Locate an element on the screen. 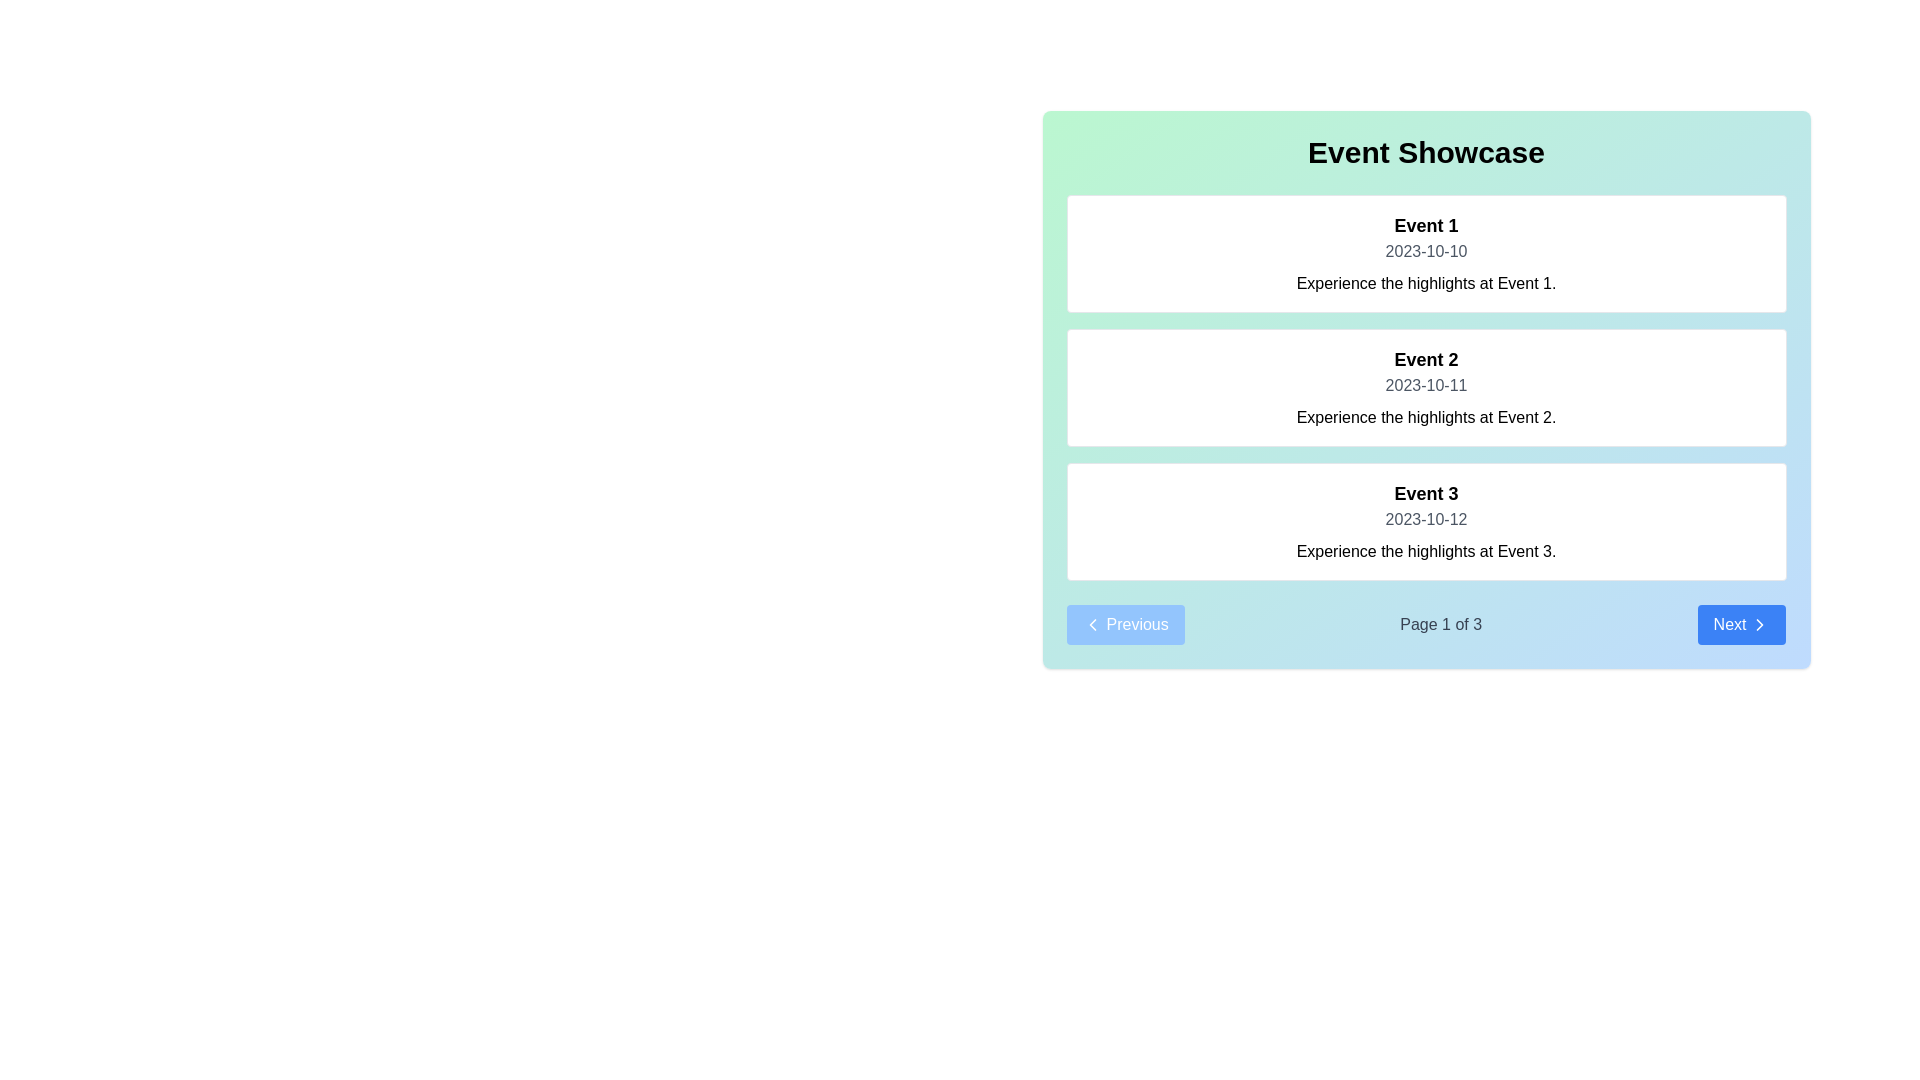 The image size is (1920, 1080). the descriptive Text label for 'Event 1' located at the bottom of its card, which summarizes its main attraction or details is located at coordinates (1425, 284).